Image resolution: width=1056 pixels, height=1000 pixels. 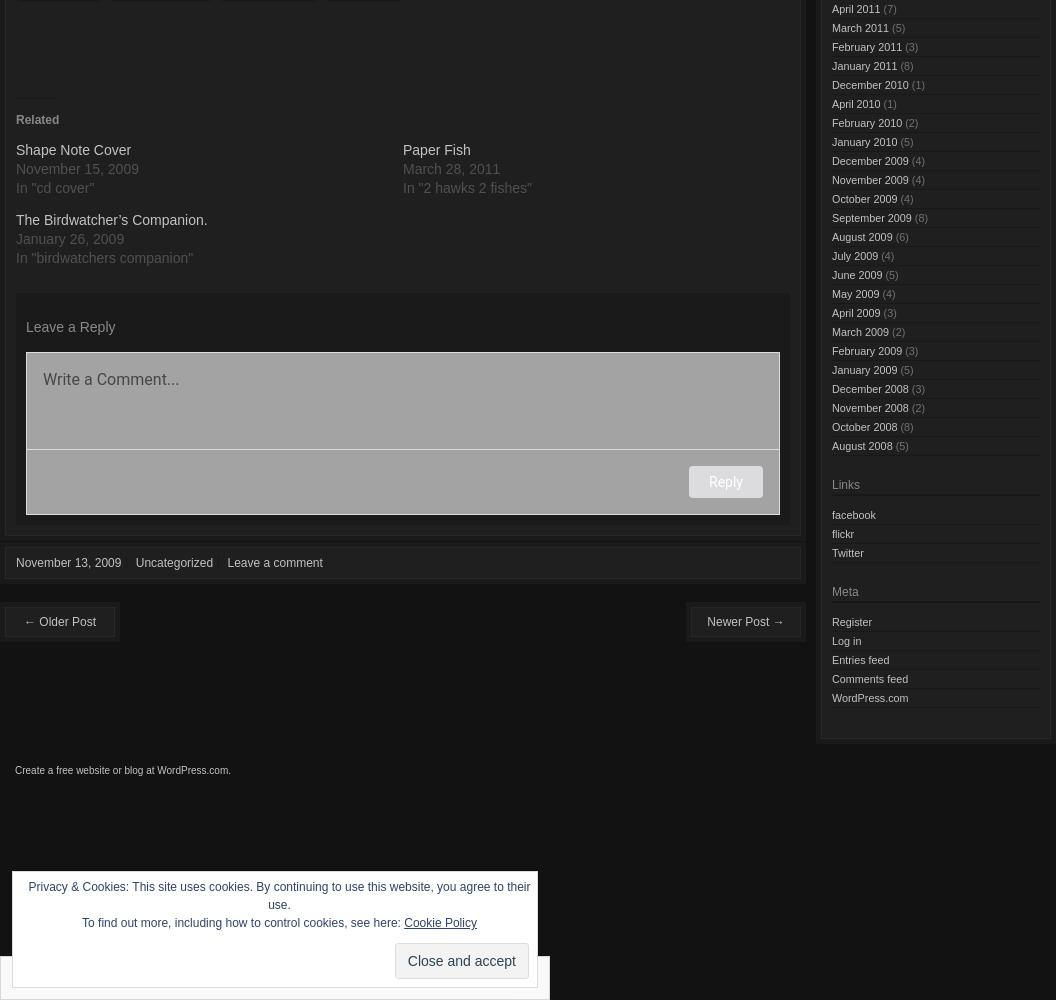 What do you see at coordinates (855, 8) in the screenshot?
I see `'April 2011'` at bounding box center [855, 8].